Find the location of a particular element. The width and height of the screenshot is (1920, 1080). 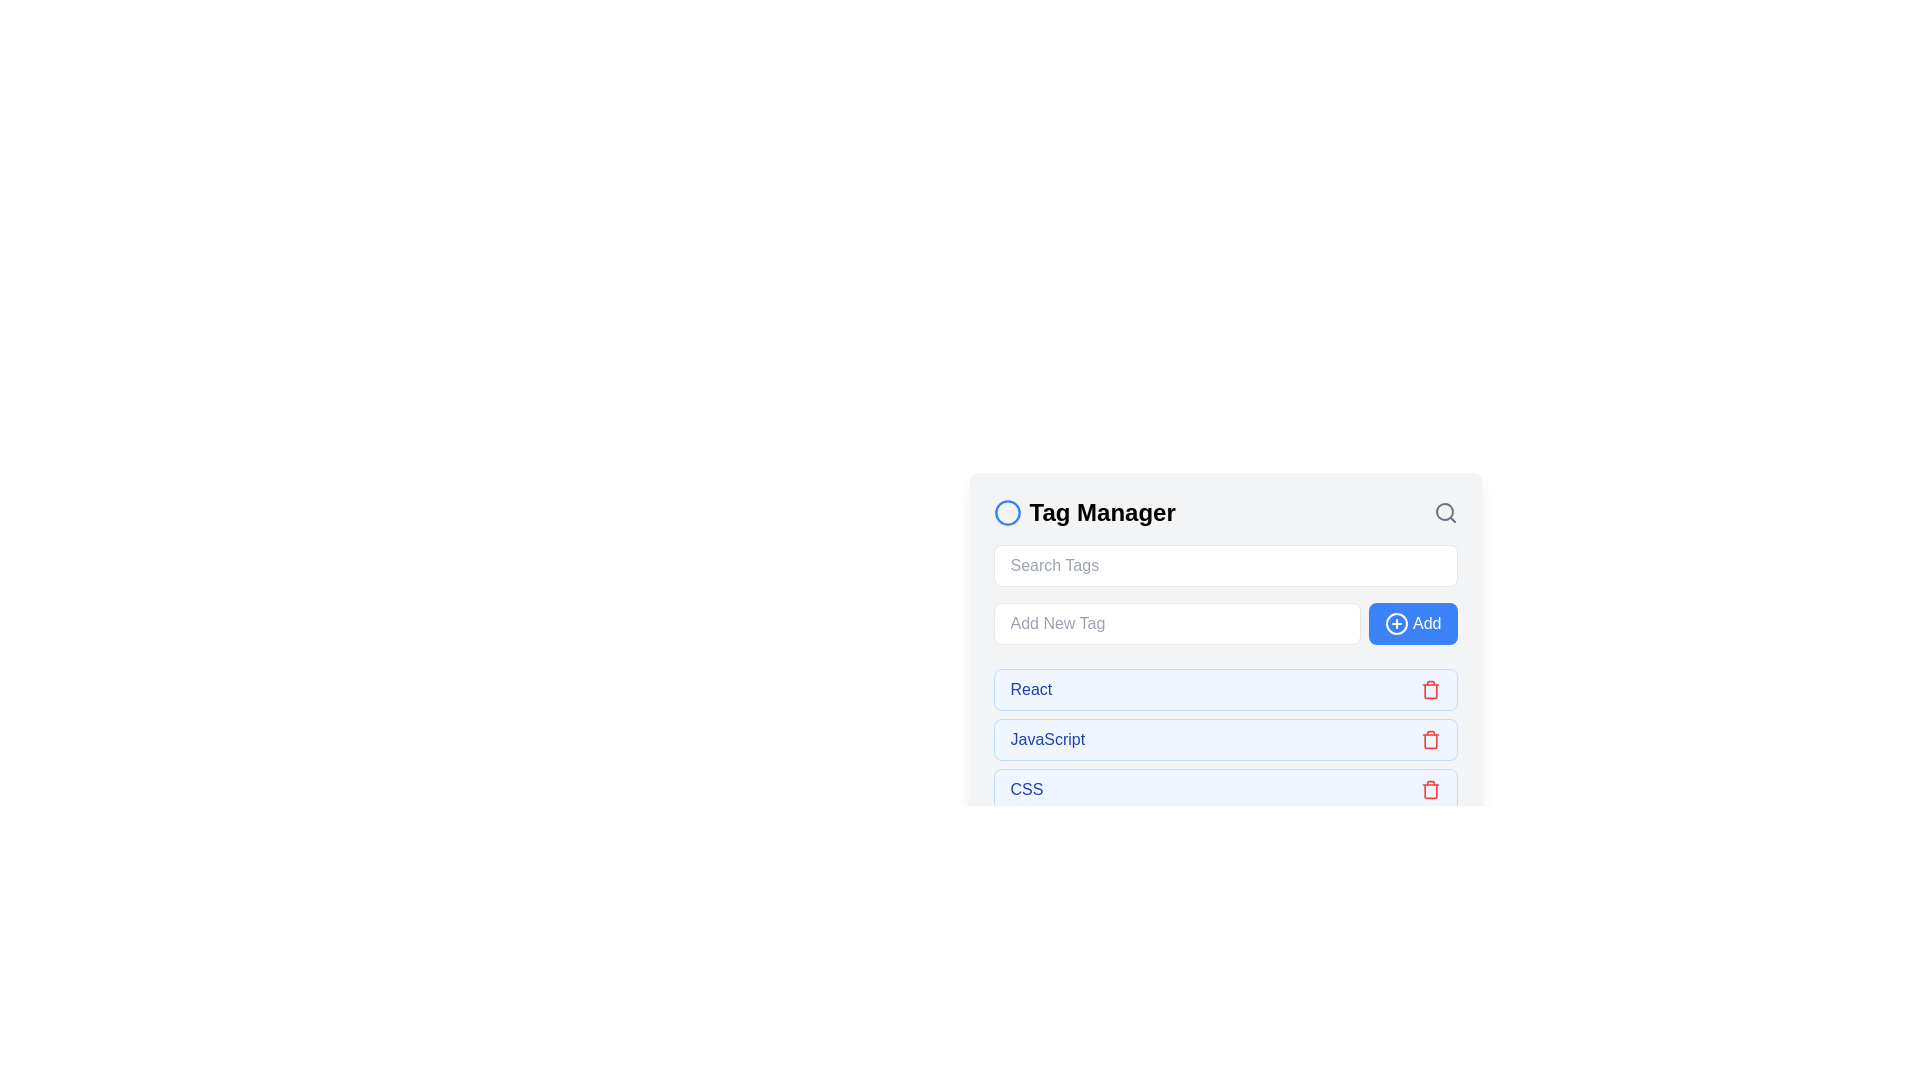

the Static Text Label displaying the word 'React' in blue font, located in a light blue background area below the 'Tag Manager' title is located at coordinates (1031, 689).